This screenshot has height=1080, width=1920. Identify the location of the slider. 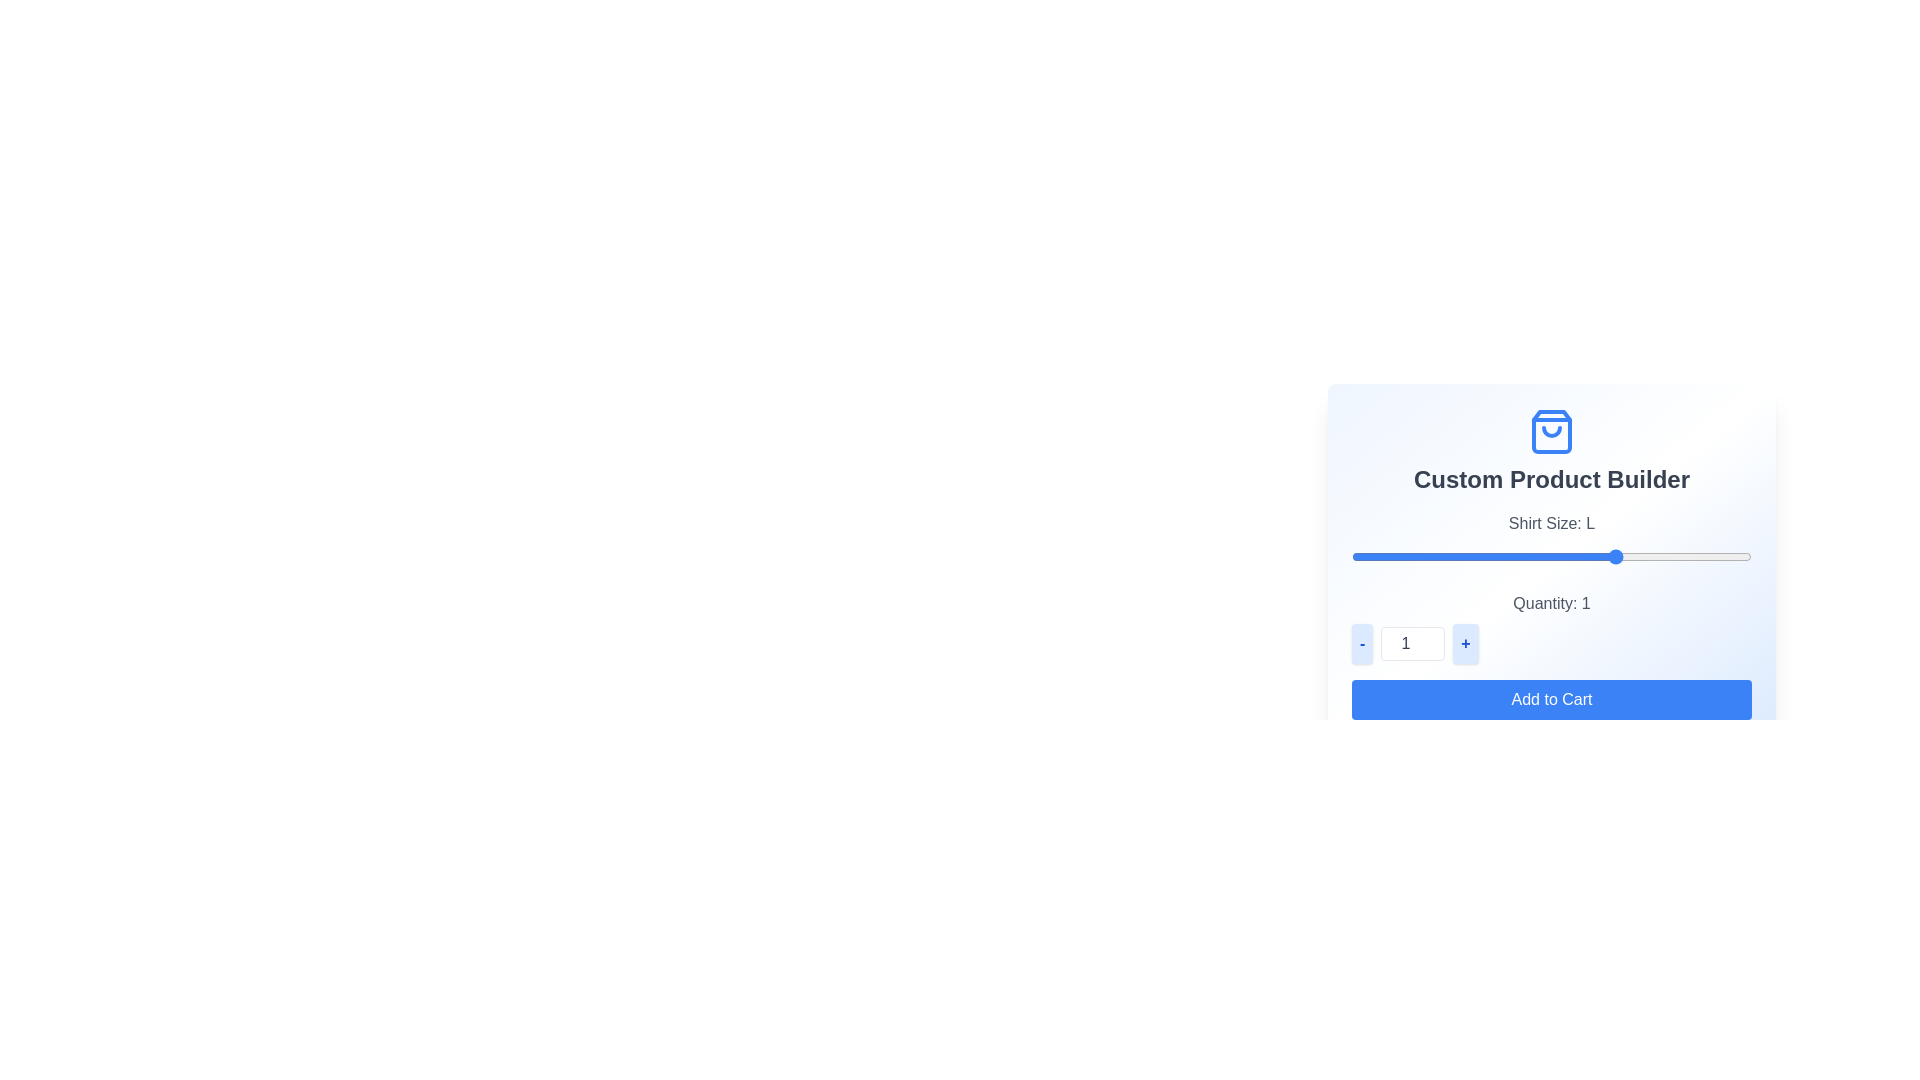
(1352, 556).